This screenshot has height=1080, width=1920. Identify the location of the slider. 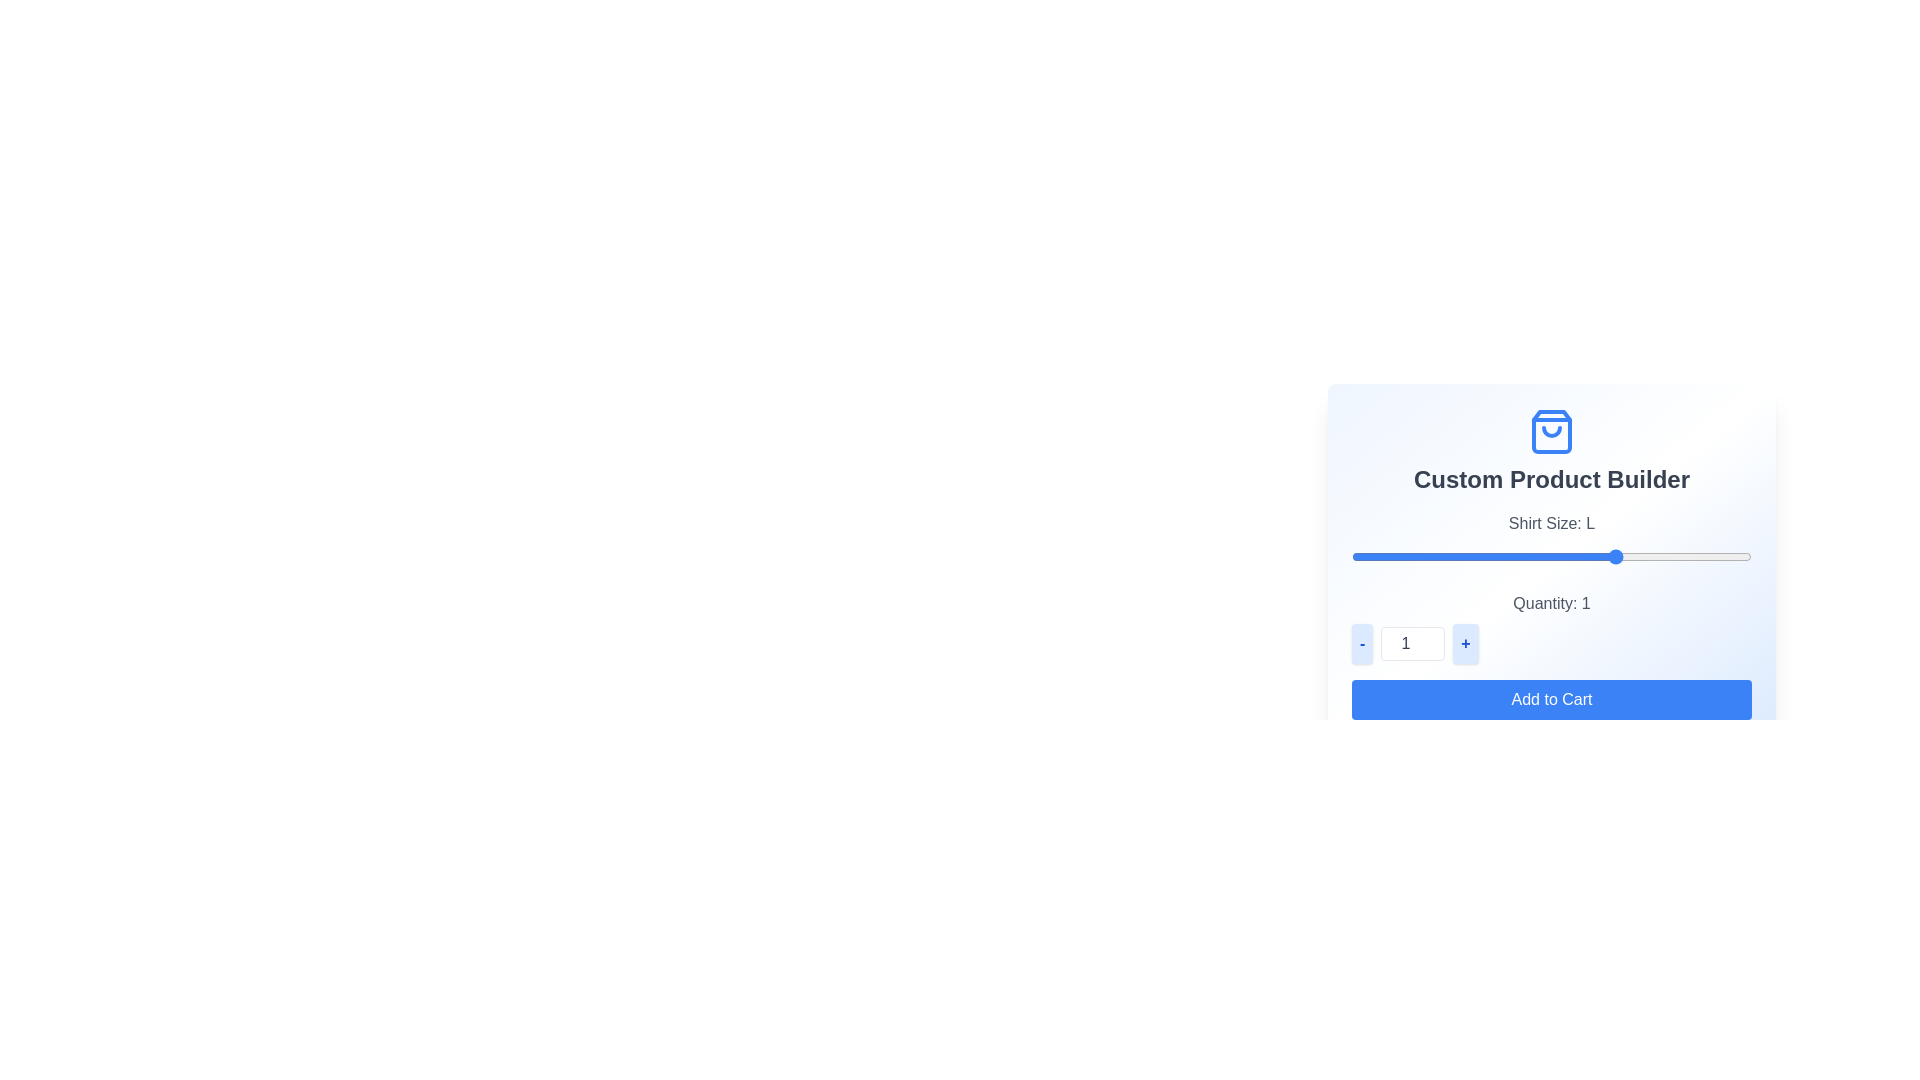
(1352, 556).